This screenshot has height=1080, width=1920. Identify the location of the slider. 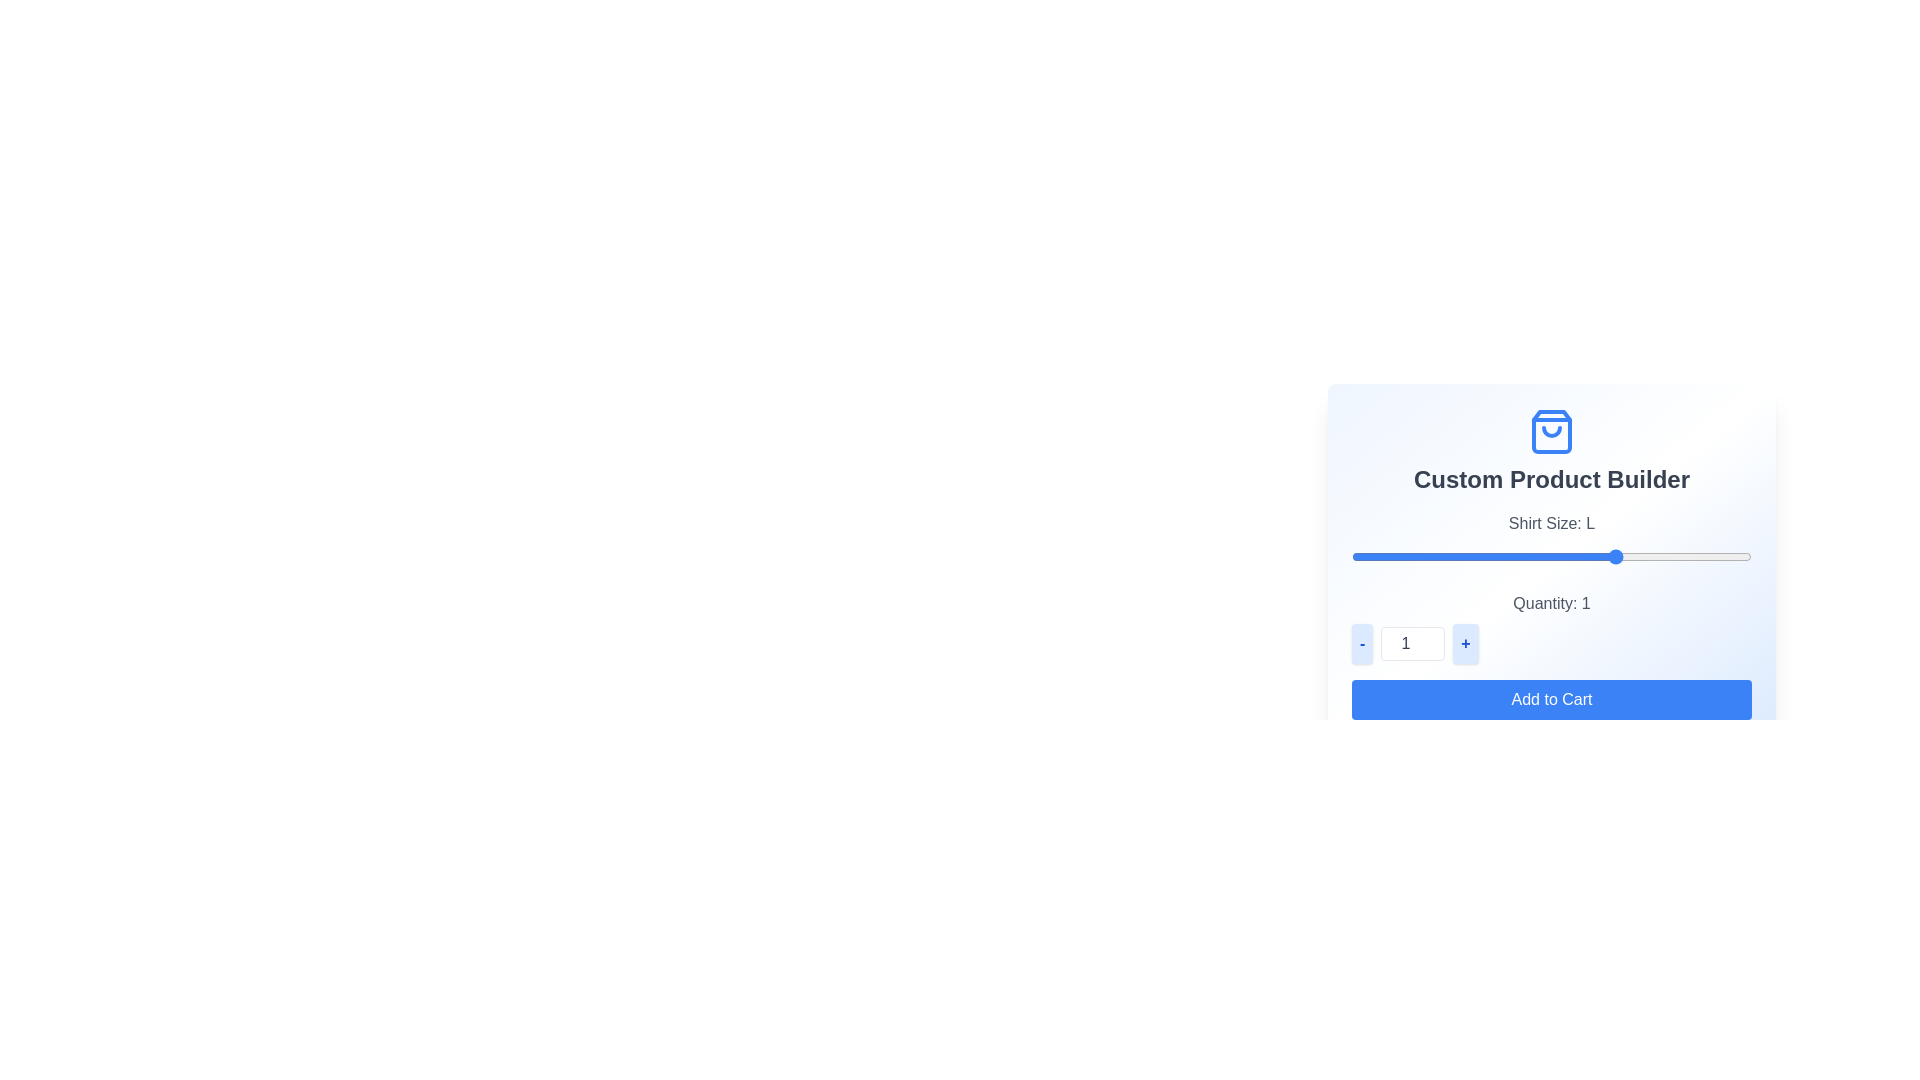
(1352, 556).